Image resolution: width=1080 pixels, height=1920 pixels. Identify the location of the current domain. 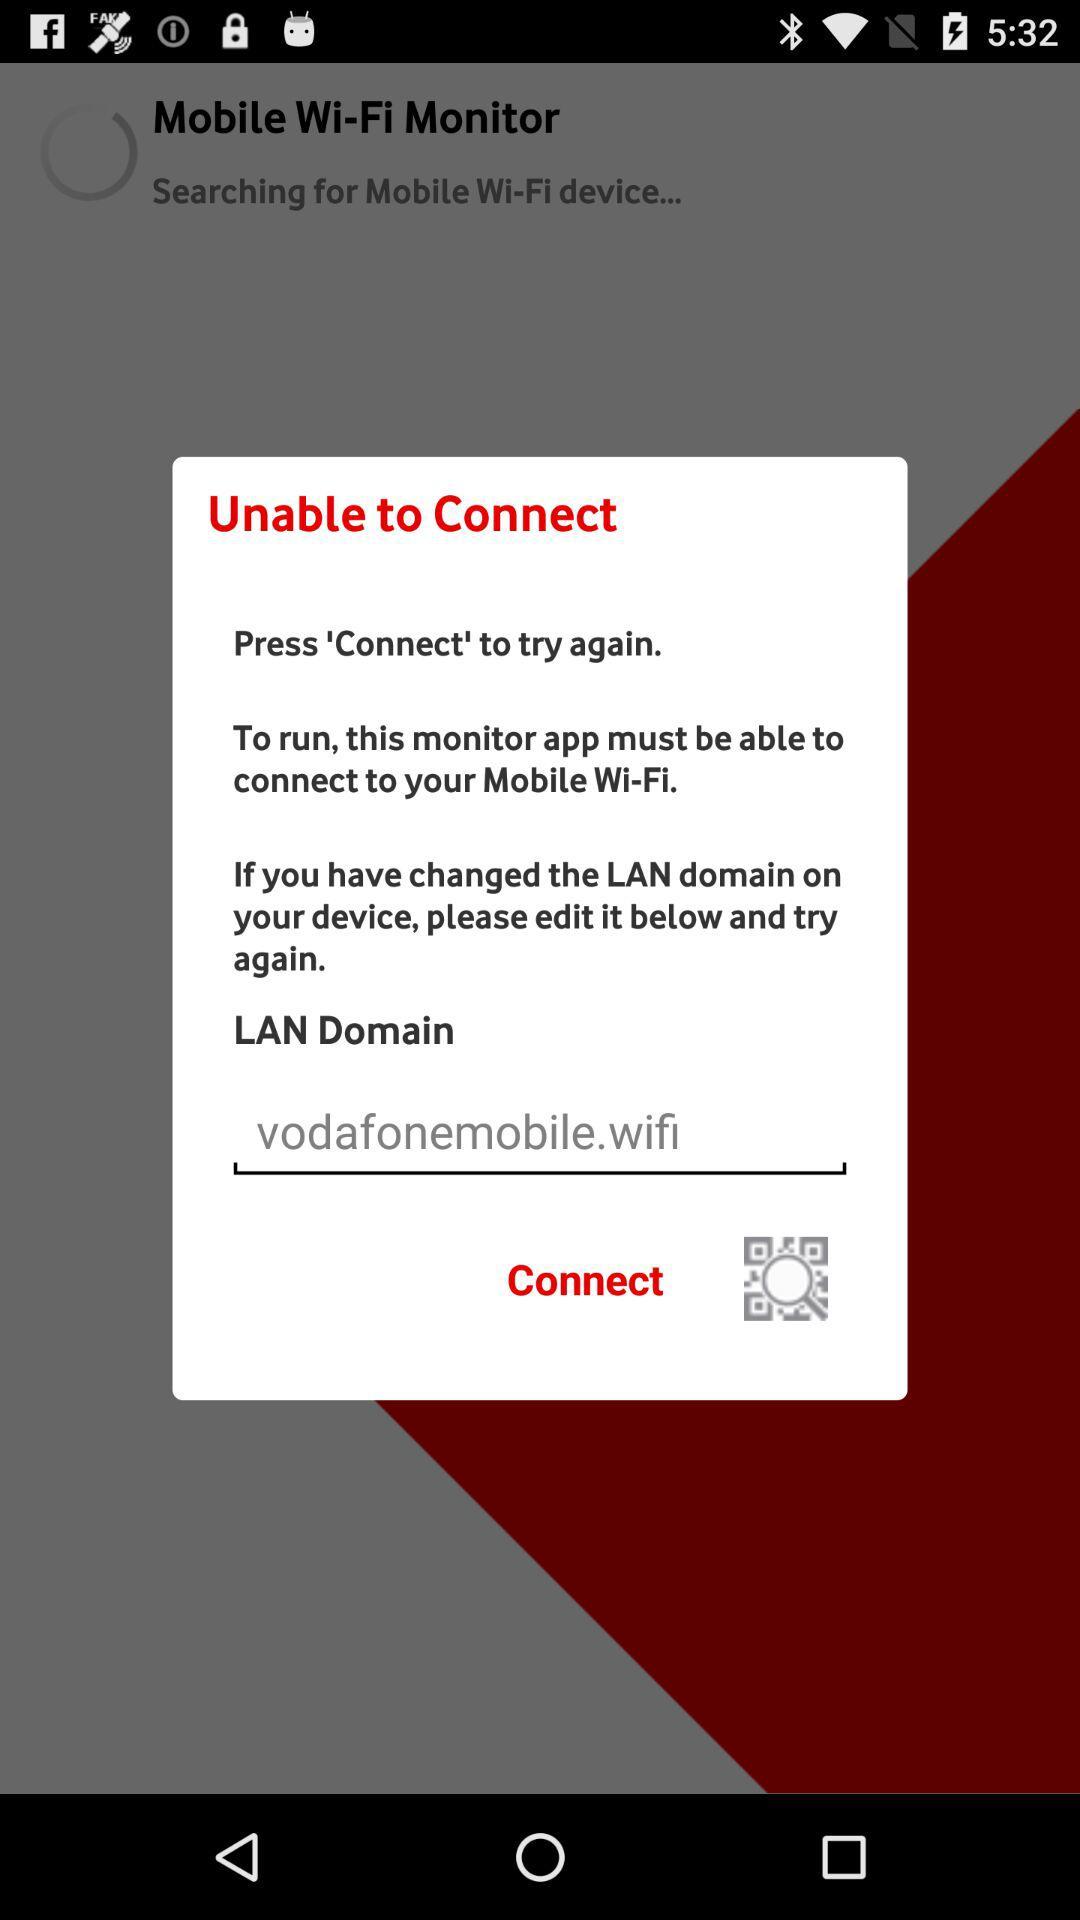
(540, 1131).